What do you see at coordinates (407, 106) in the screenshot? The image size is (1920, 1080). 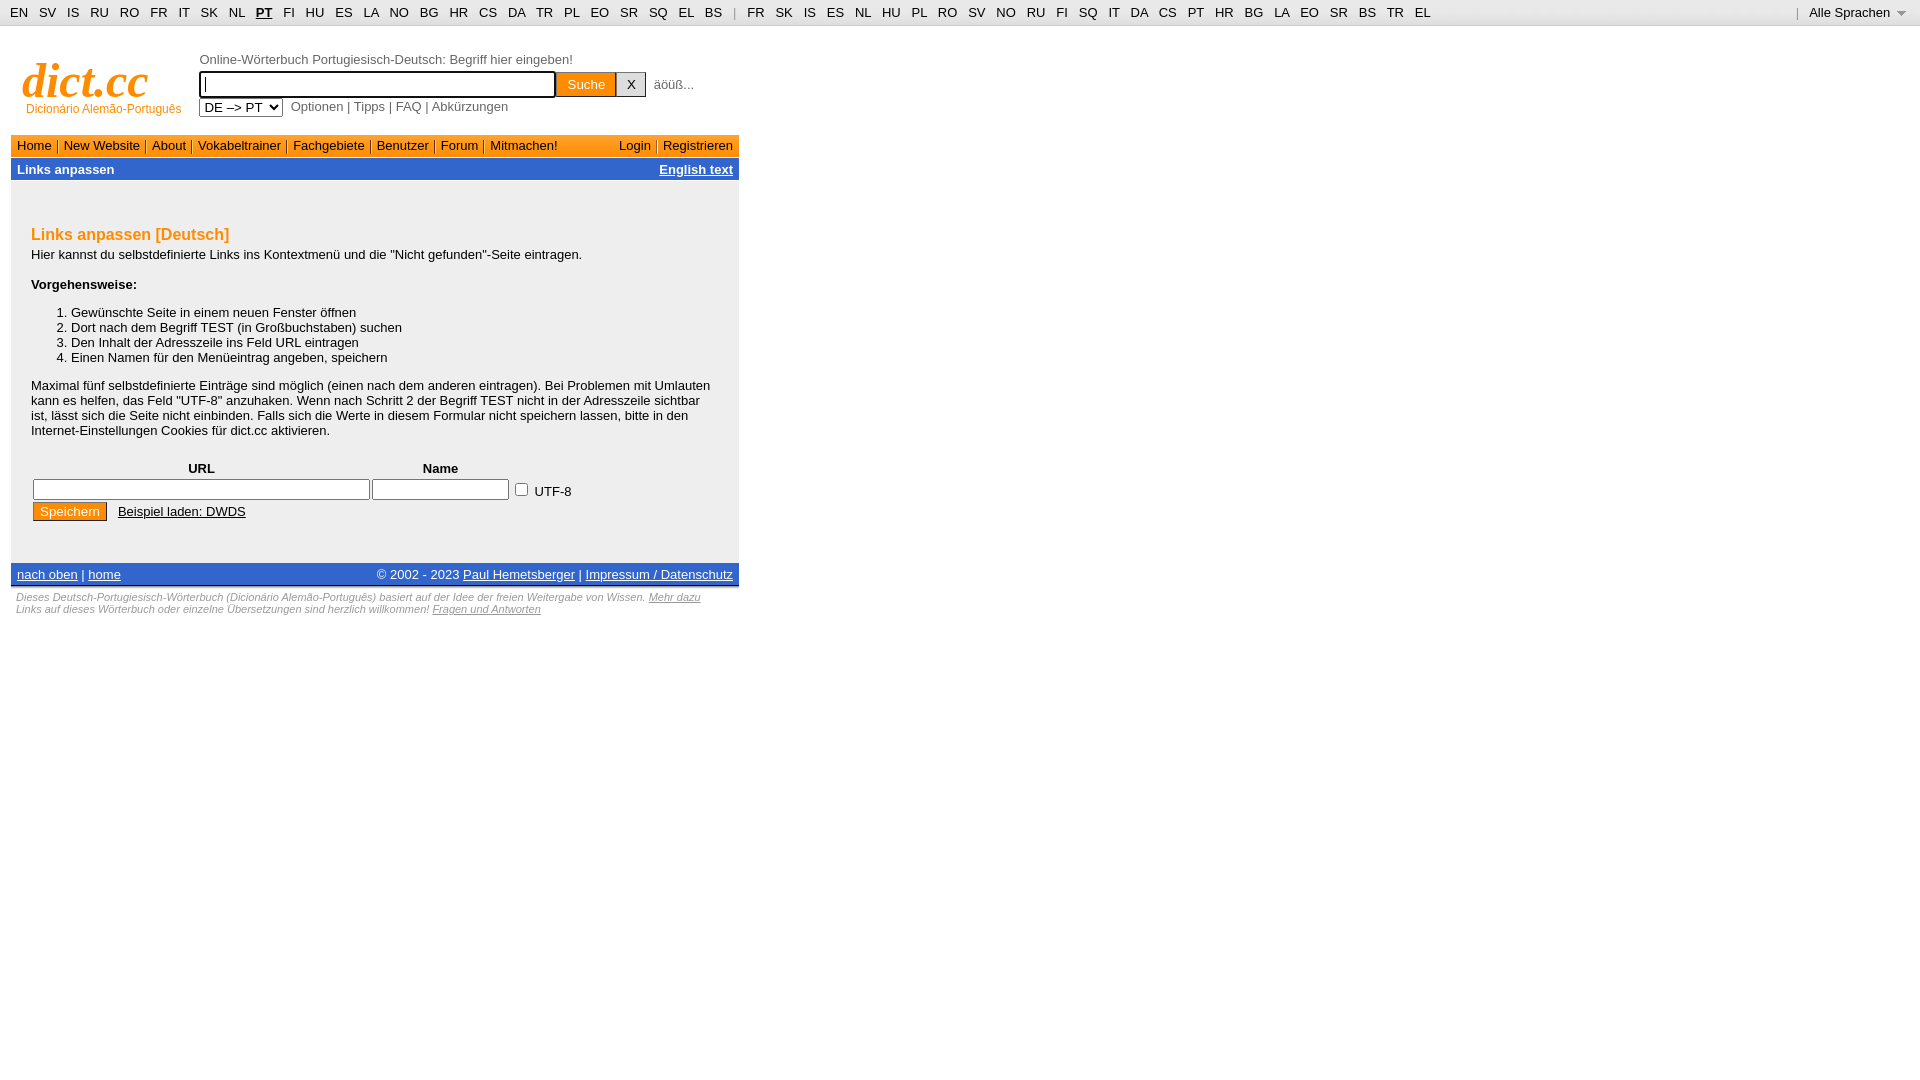 I see `'FAQ'` at bounding box center [407, 106].